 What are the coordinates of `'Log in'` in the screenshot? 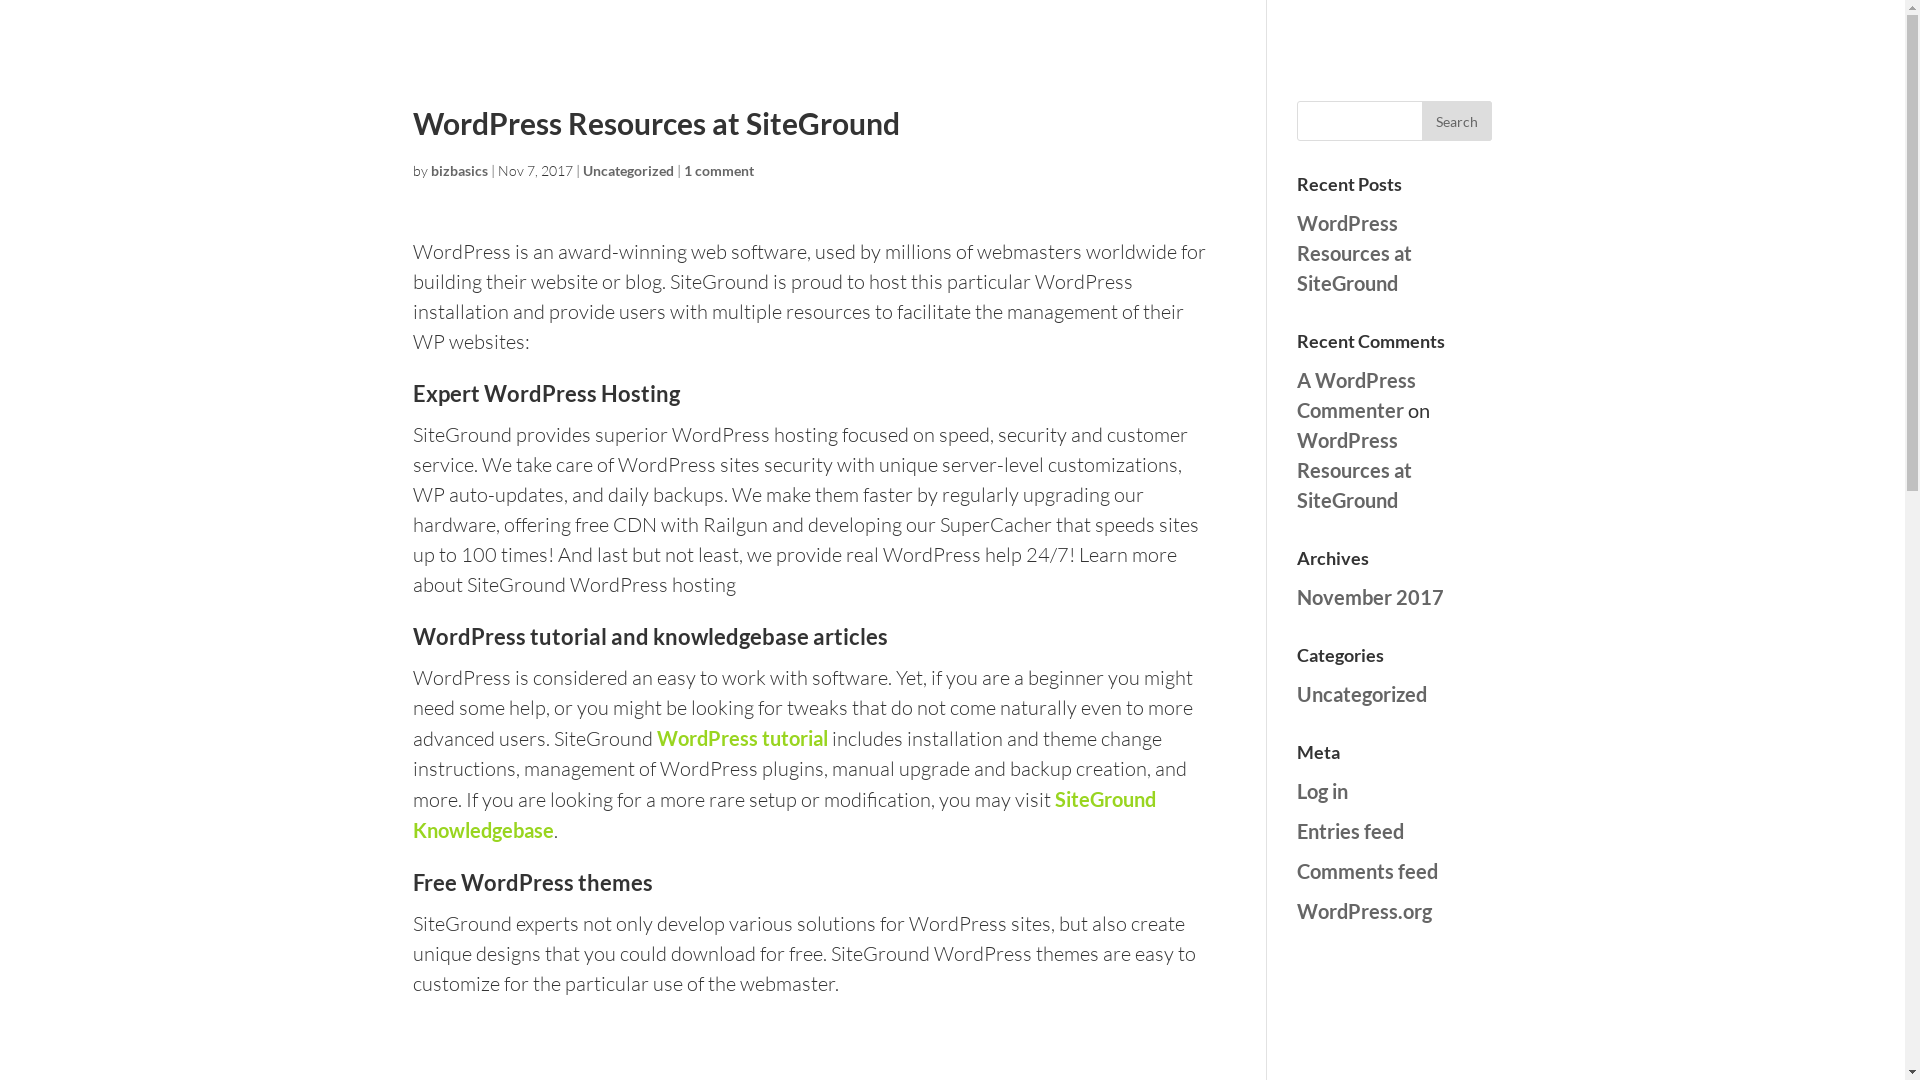 It's located at (1322, 789).